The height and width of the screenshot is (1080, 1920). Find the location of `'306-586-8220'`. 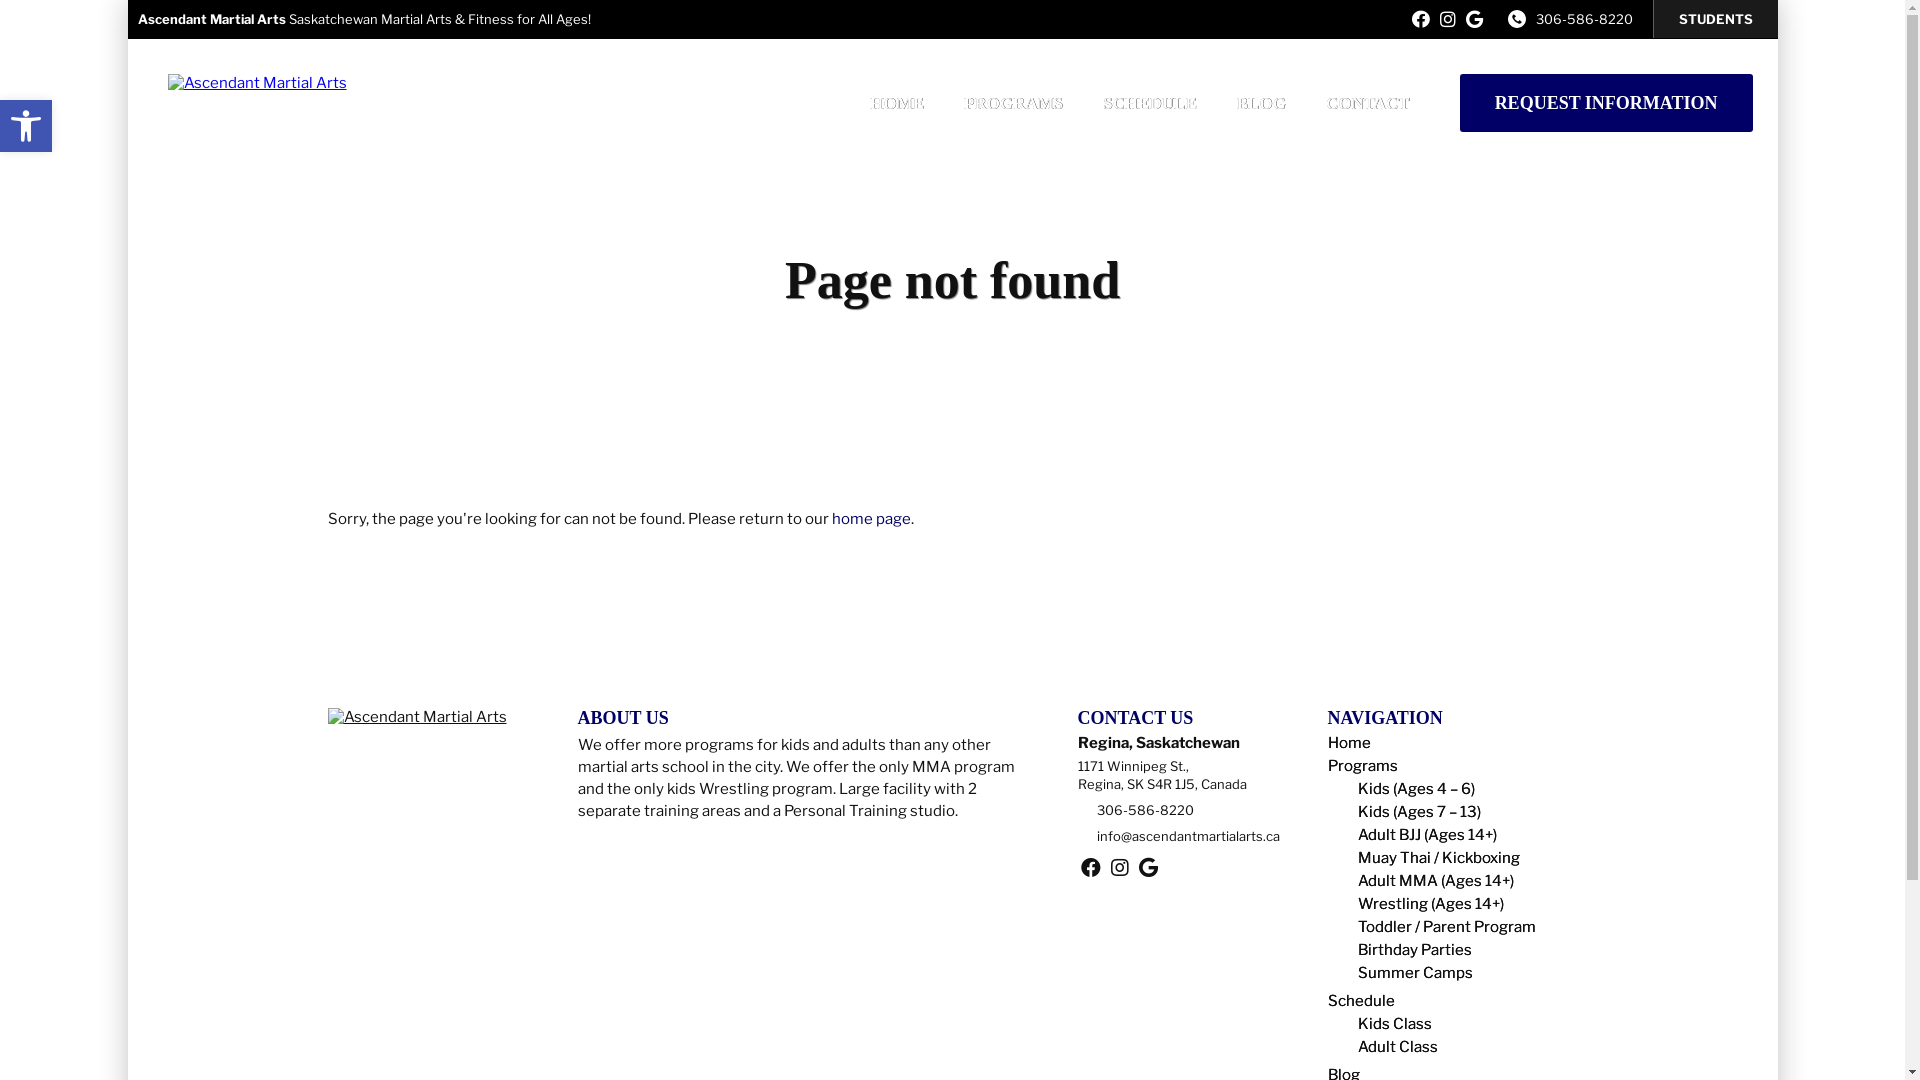

'306-586-8220' is located at coordinates (1144, 810).